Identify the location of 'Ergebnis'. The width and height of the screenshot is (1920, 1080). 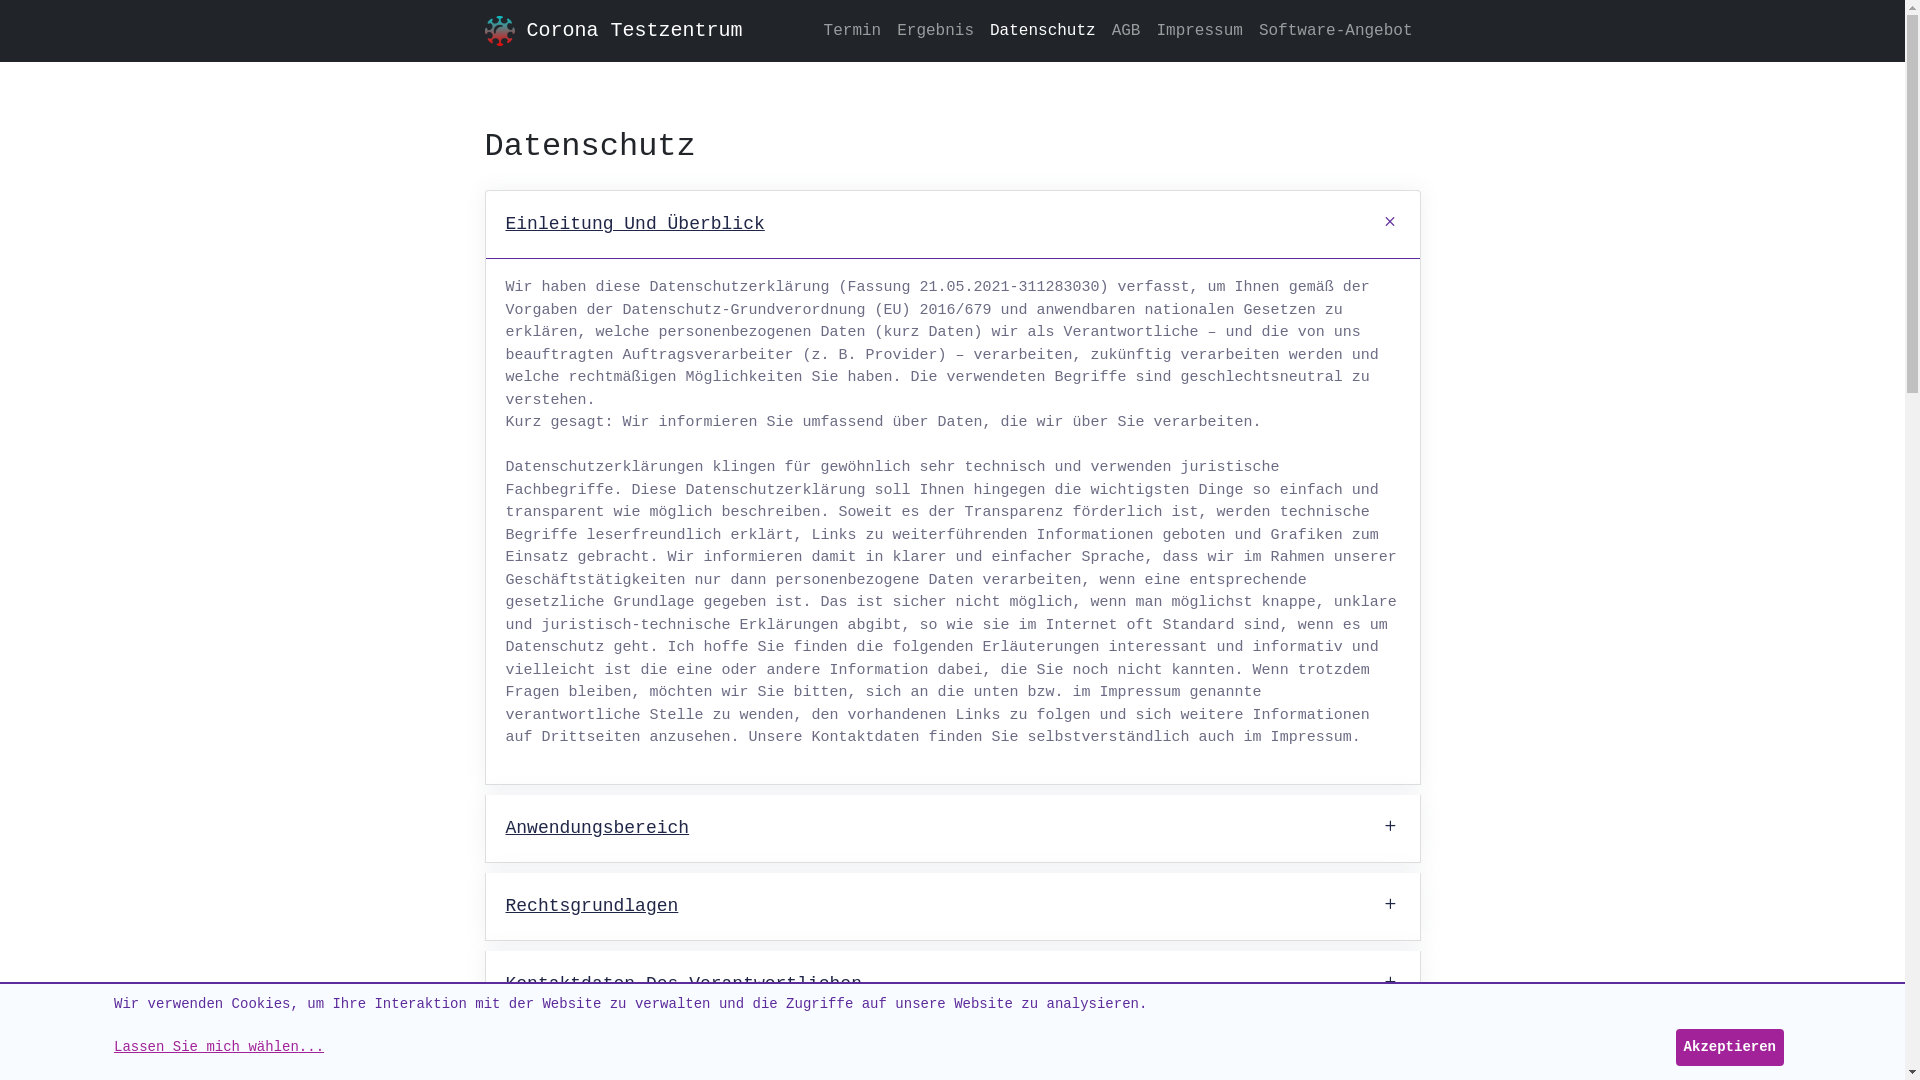
(934, 30).